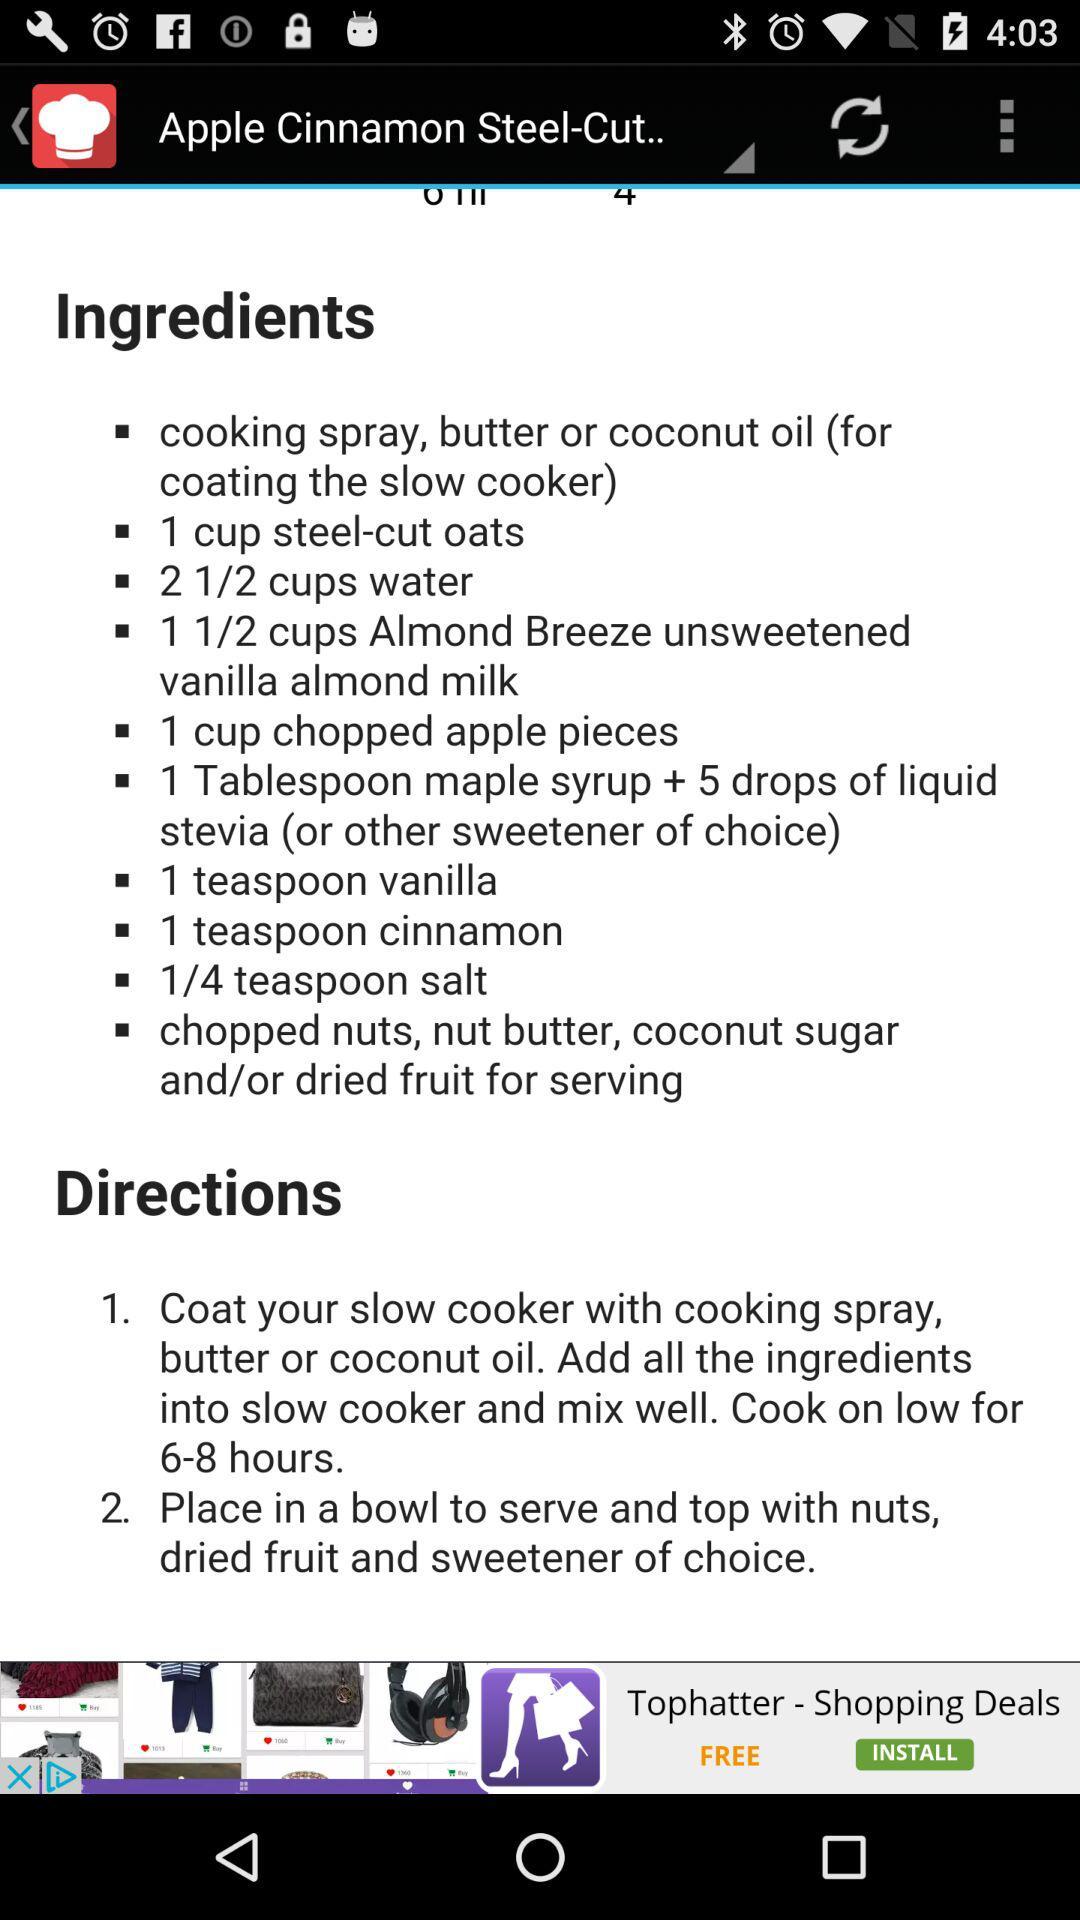 The image size is (1080, 1920). What do you see at coordinates (540, 1727) in the screenshot?
I see `share the article` at bounding box center [540, 1727].